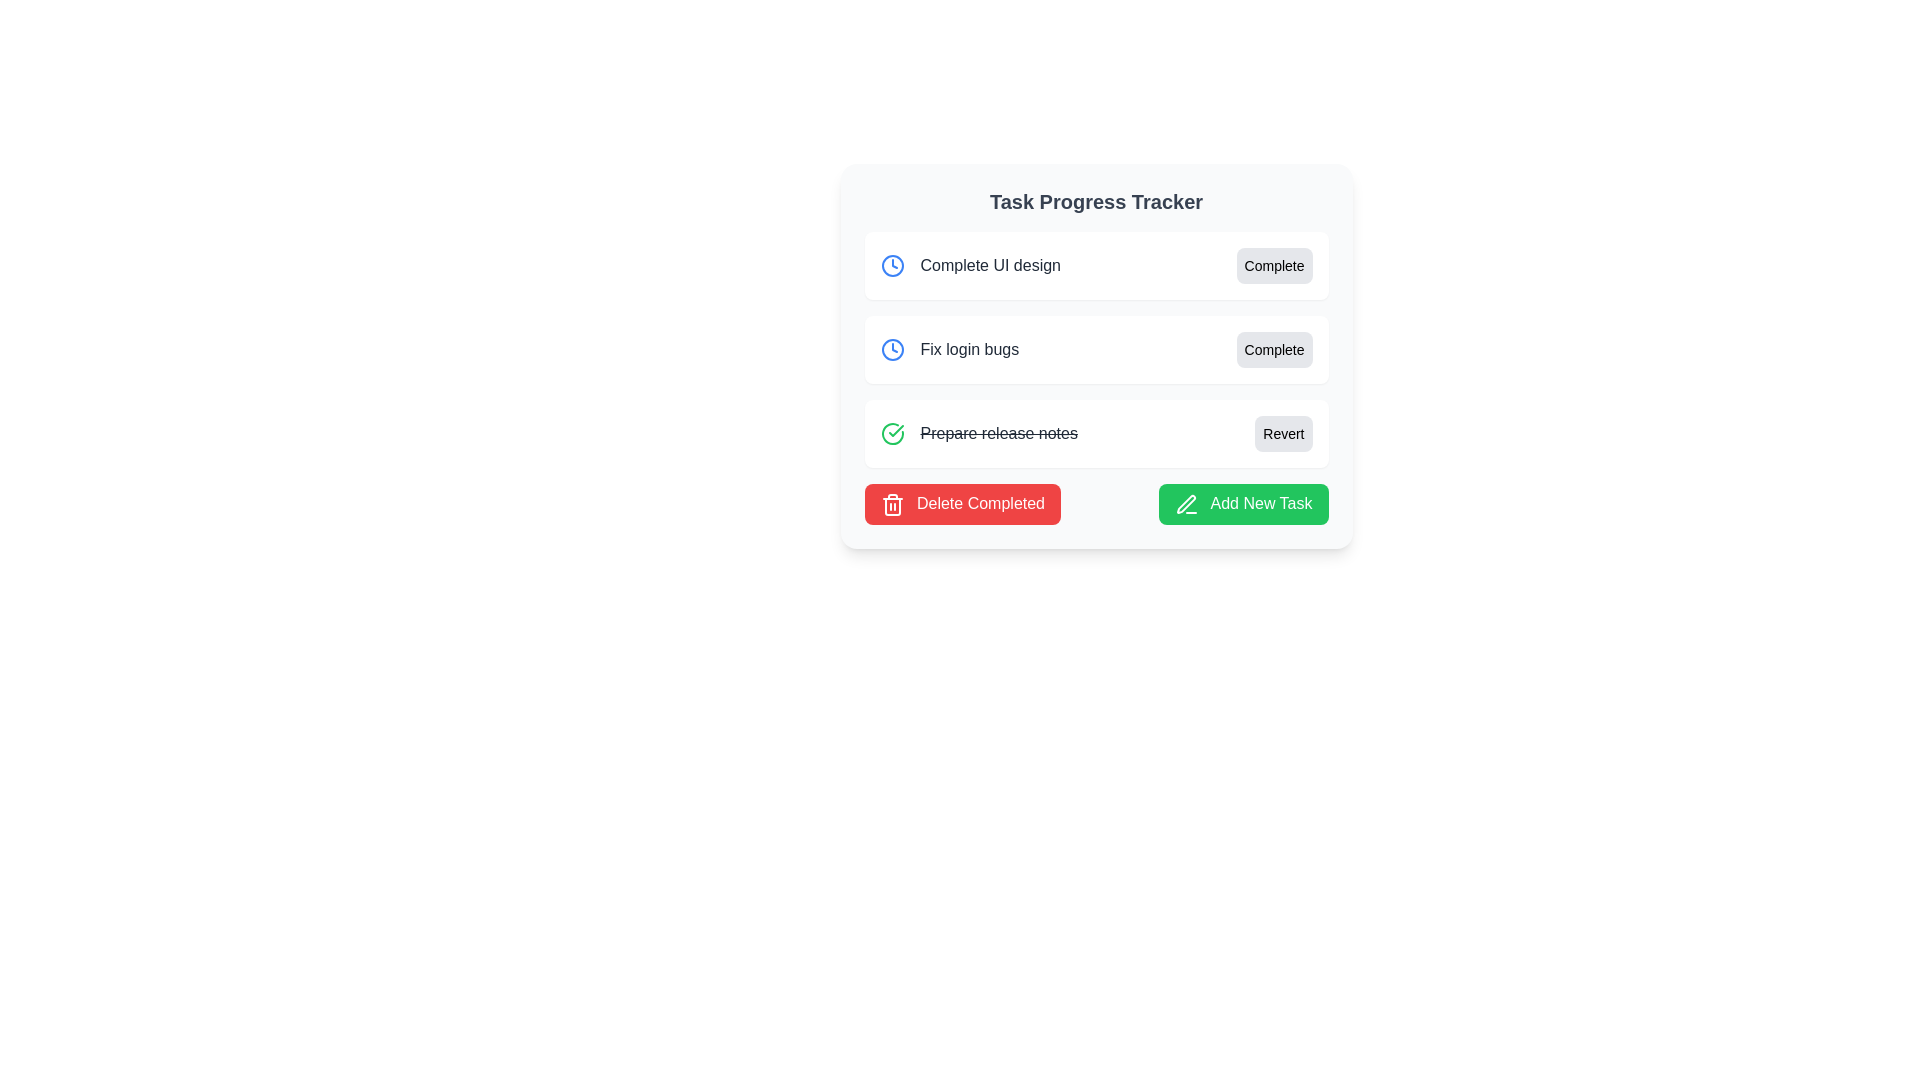 The width and height of the screenshot is (1920, 1080). I want to click on the text label located in the first task row of the task tracker UI, which follows the clock icon and precedes the 'Complete' button, so click(990, 265).